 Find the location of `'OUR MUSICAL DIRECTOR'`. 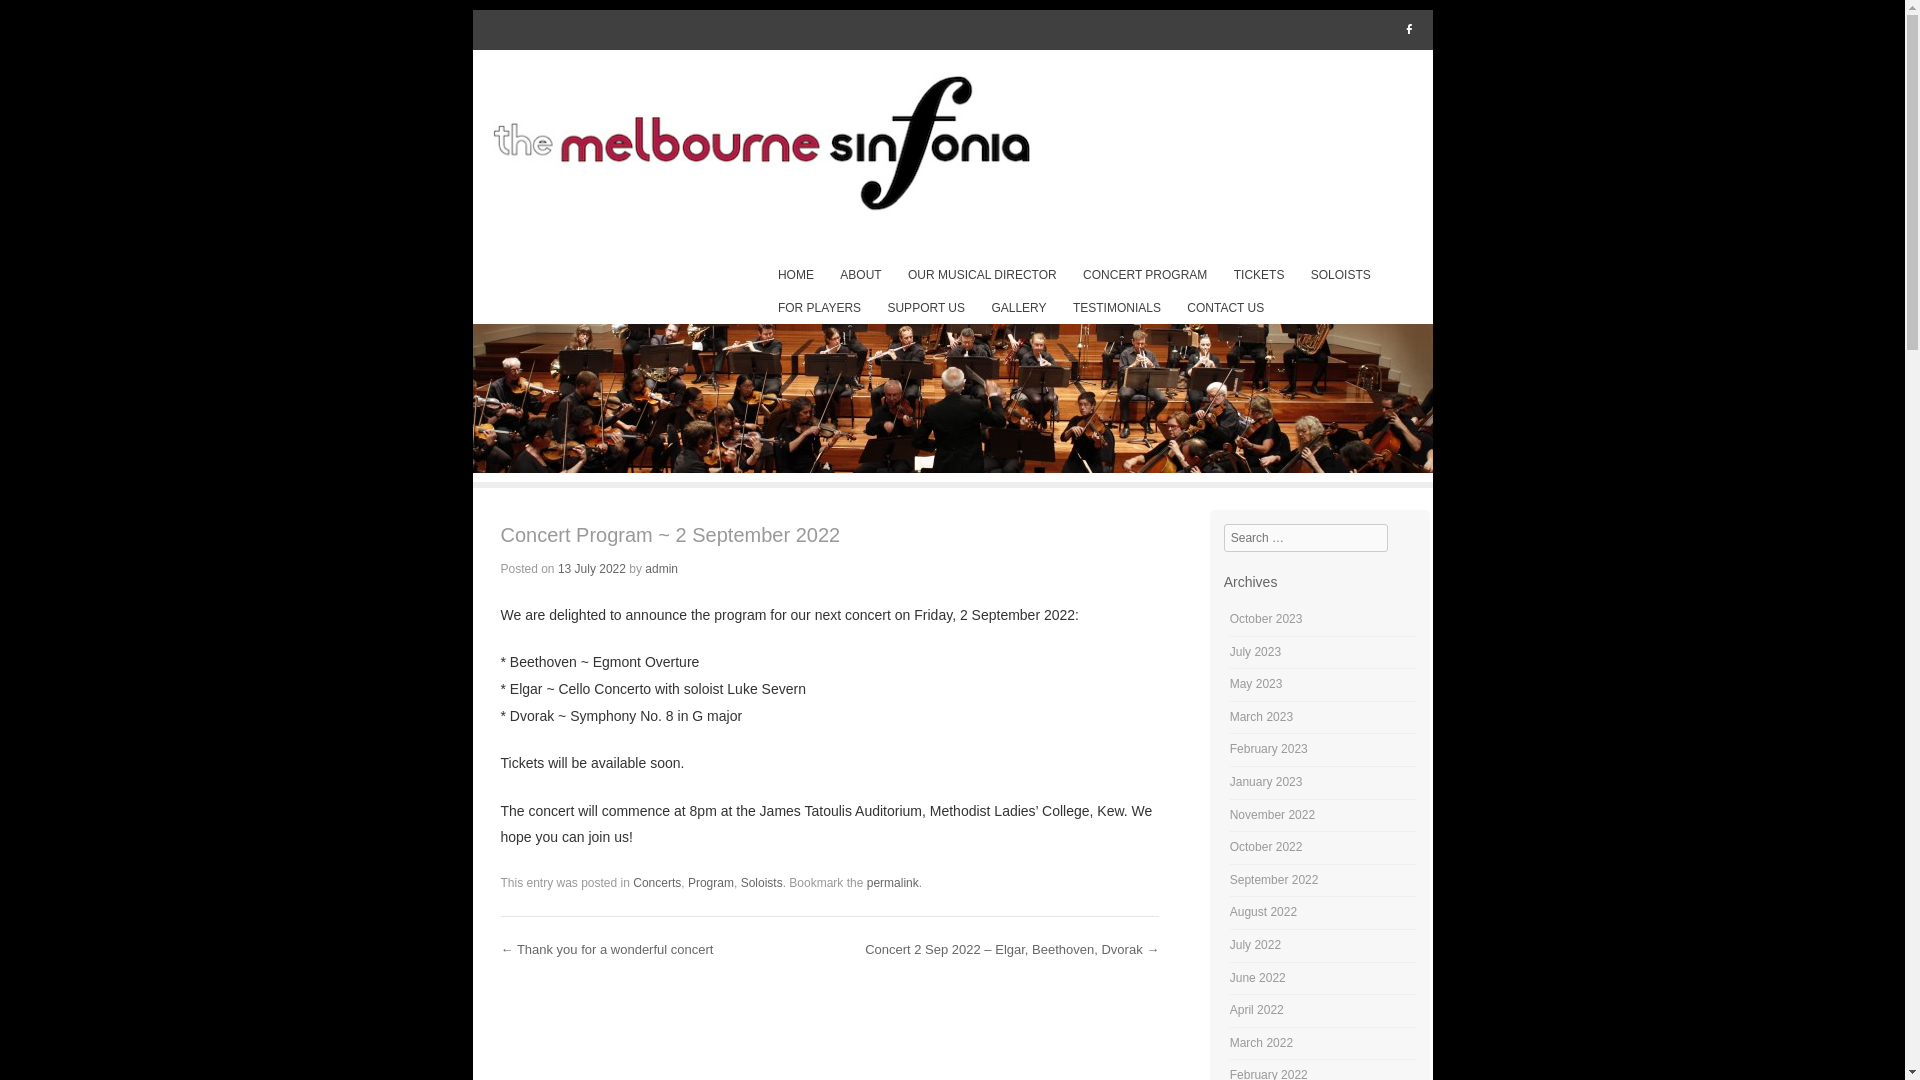

'OUR MUSICAL DIRECTOR' is located at coordinates (982, 276).